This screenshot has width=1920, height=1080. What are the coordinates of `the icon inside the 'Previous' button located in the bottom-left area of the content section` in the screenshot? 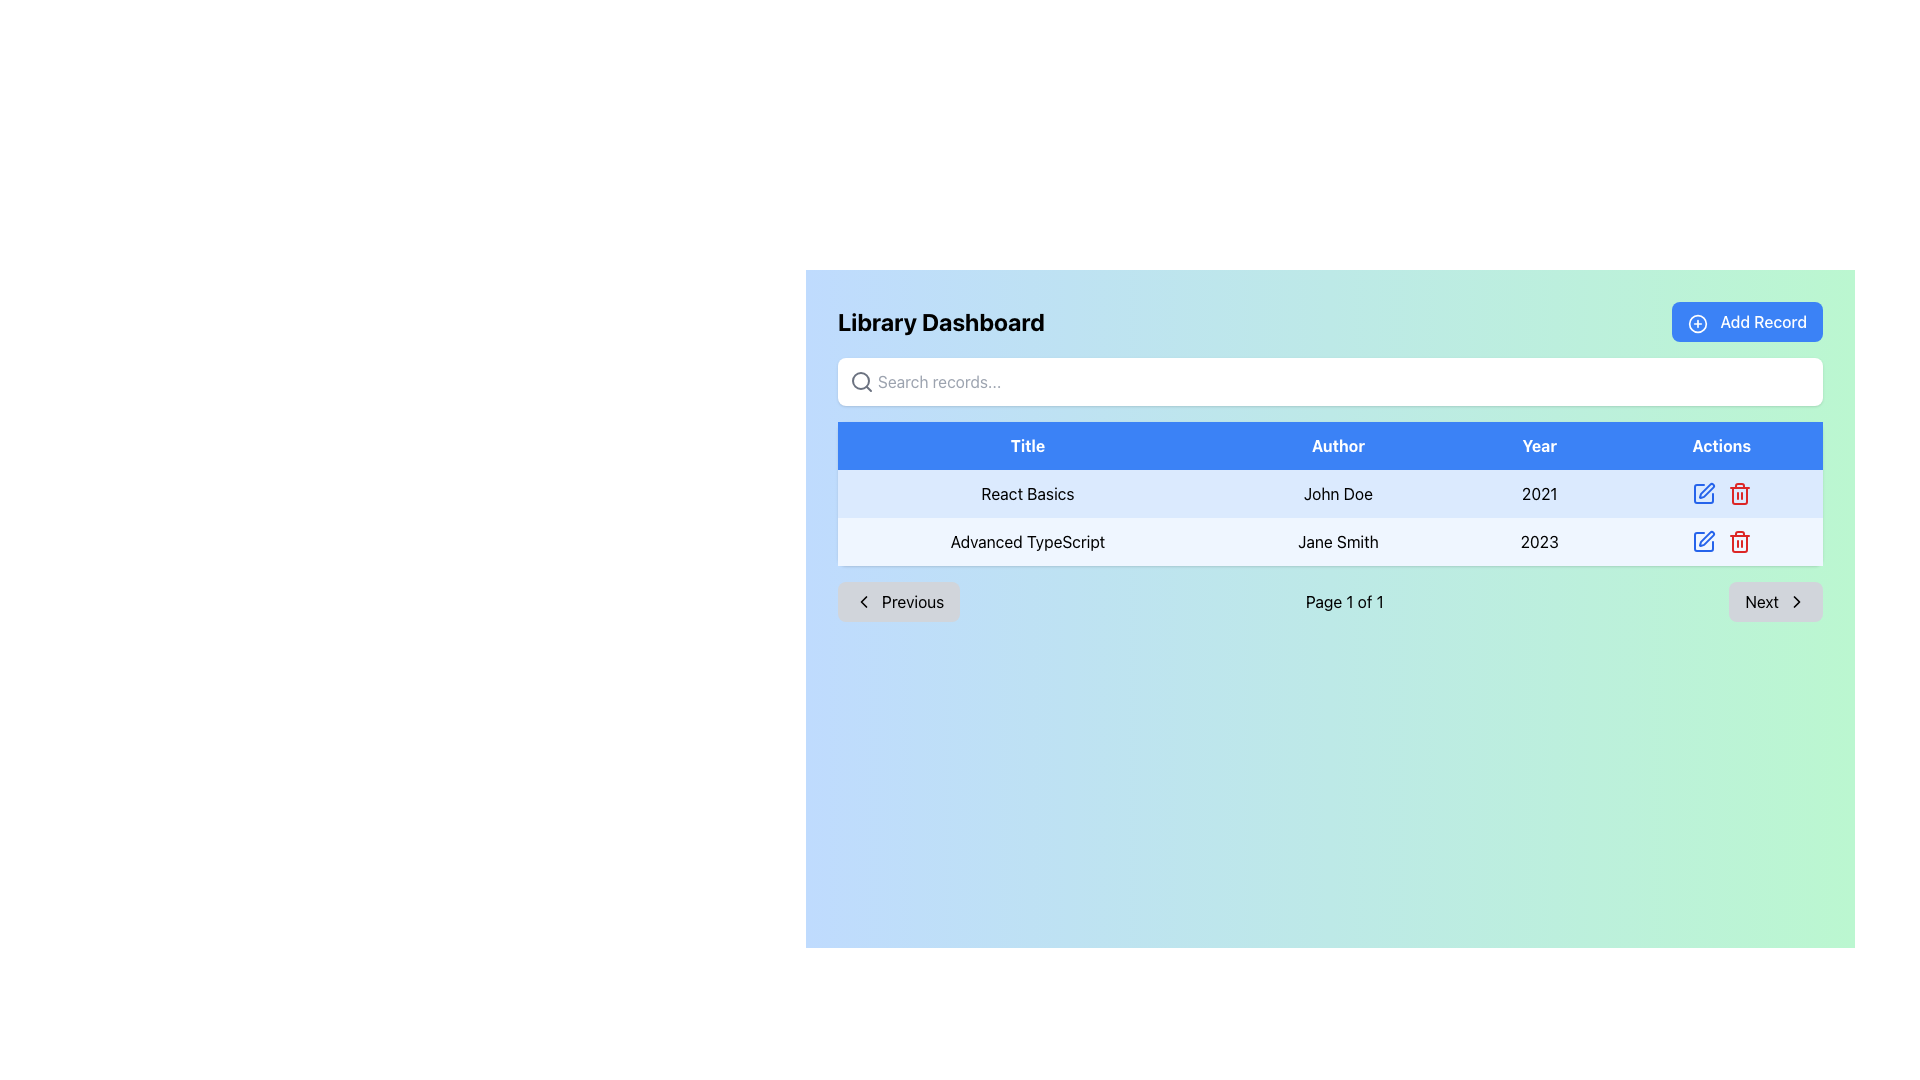 It's located at (864, 600).